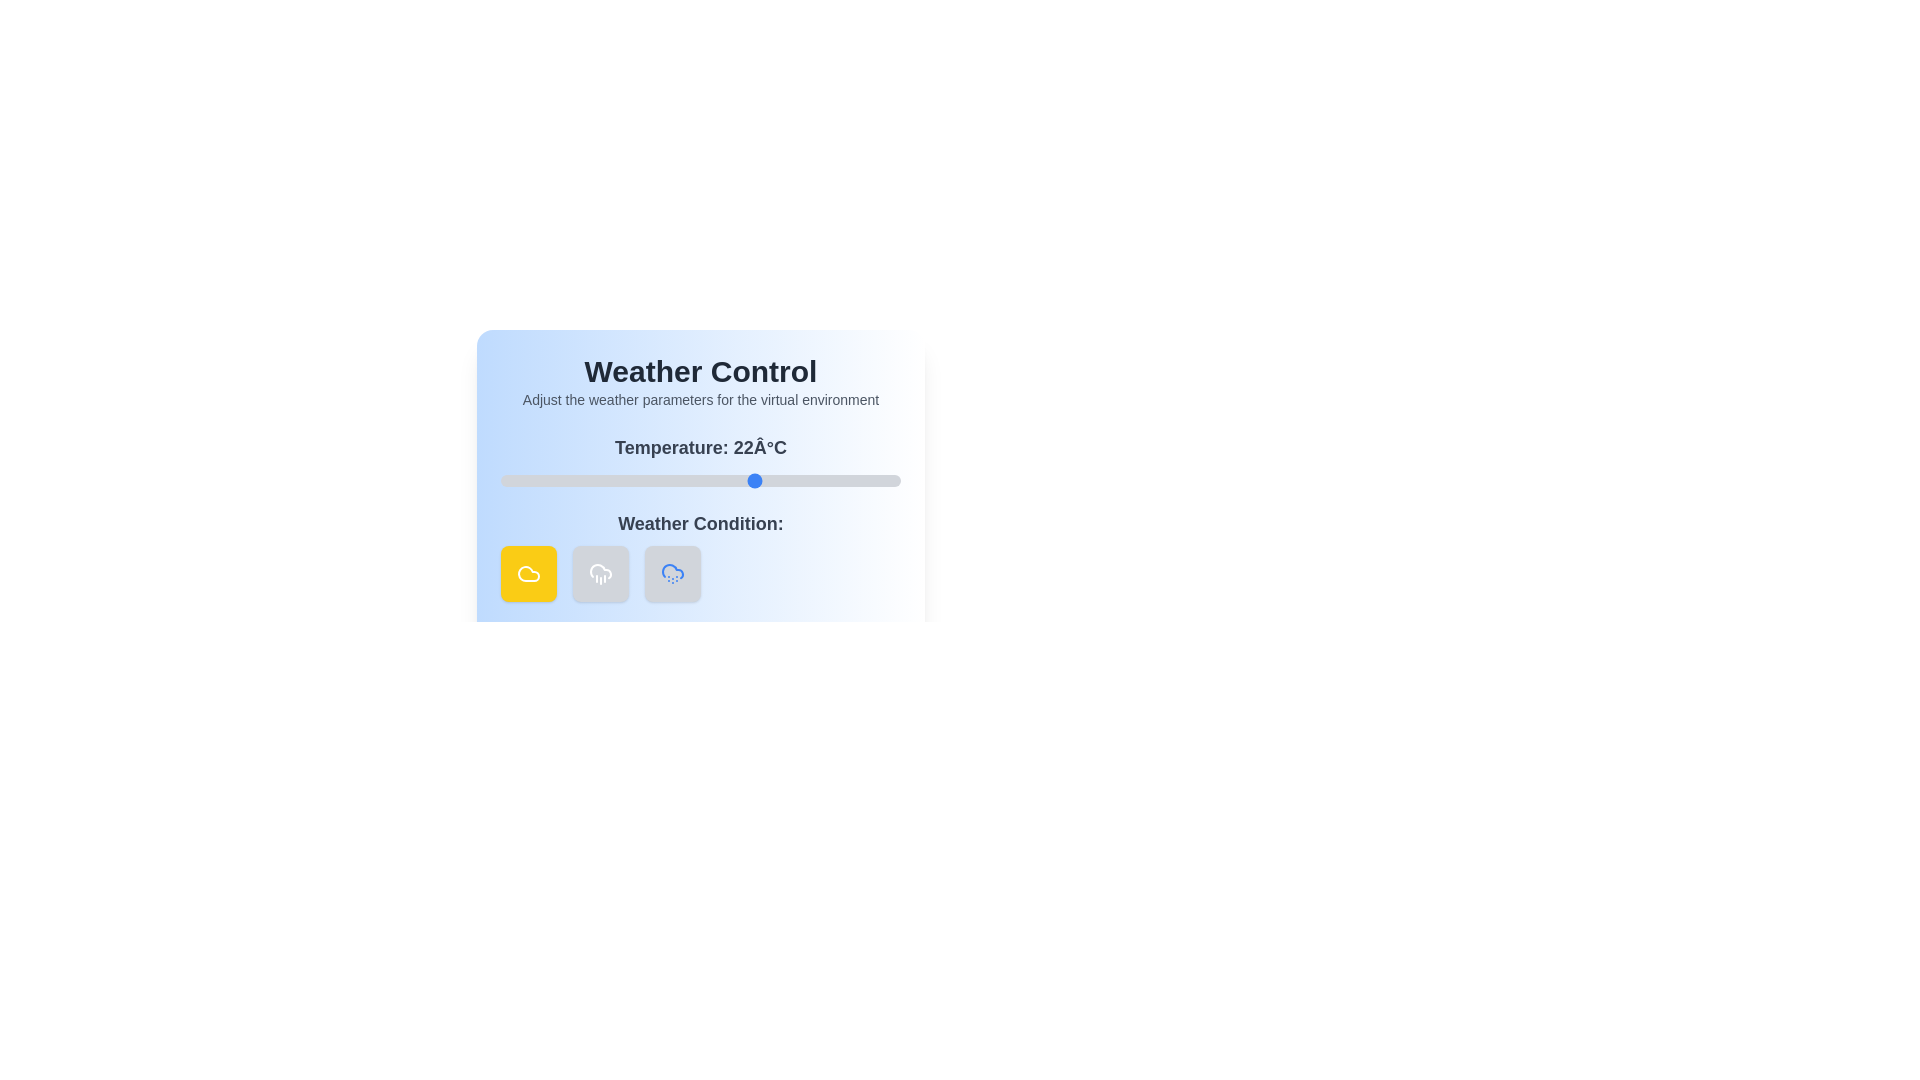 The width and height of the screenshot is (1920, 1080). I want to click on the temperature slider to 3 degrees, so click(603, 481).